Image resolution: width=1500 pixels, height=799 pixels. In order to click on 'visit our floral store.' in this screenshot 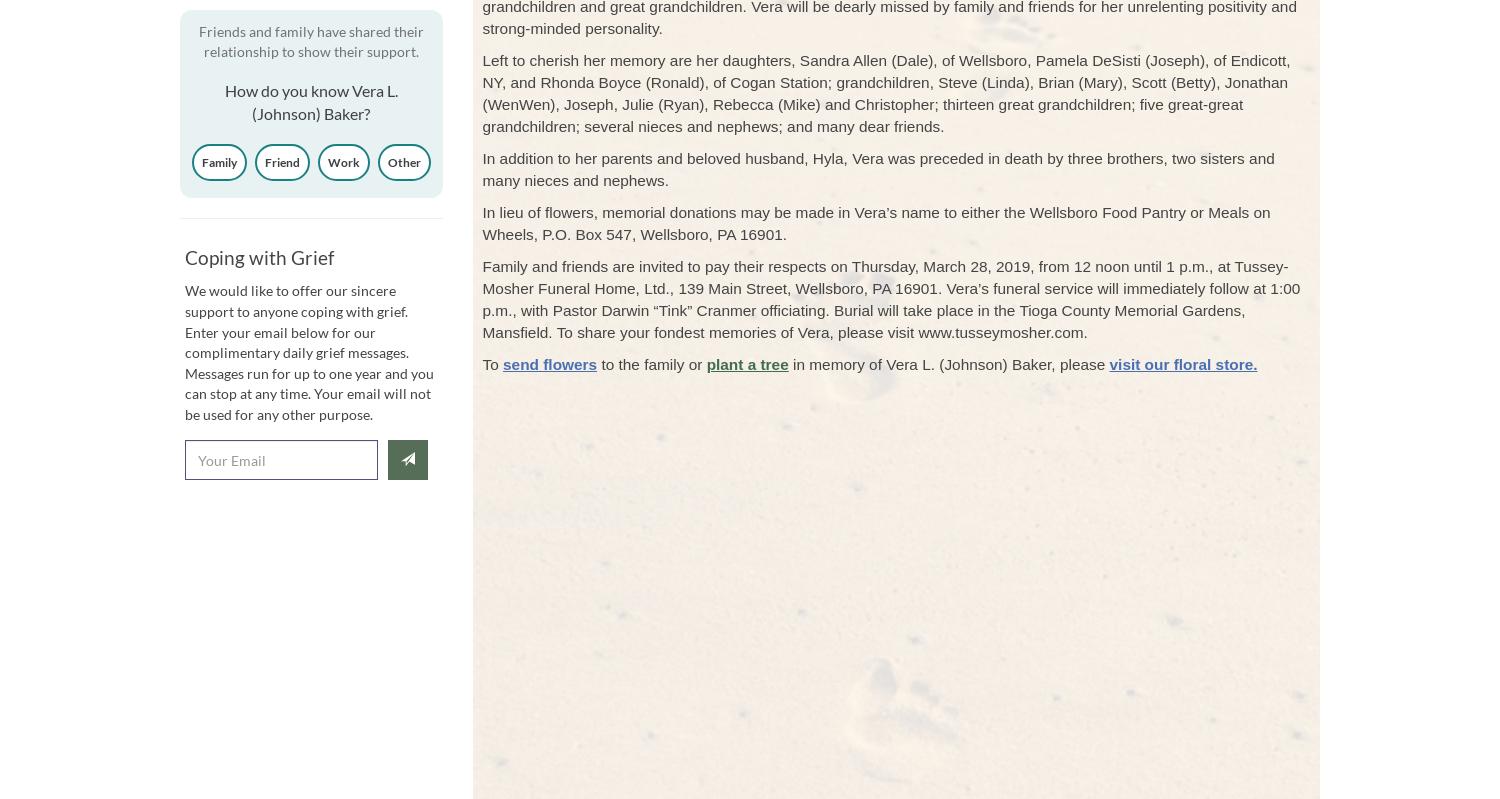, I will do `click(1183, 363)`.